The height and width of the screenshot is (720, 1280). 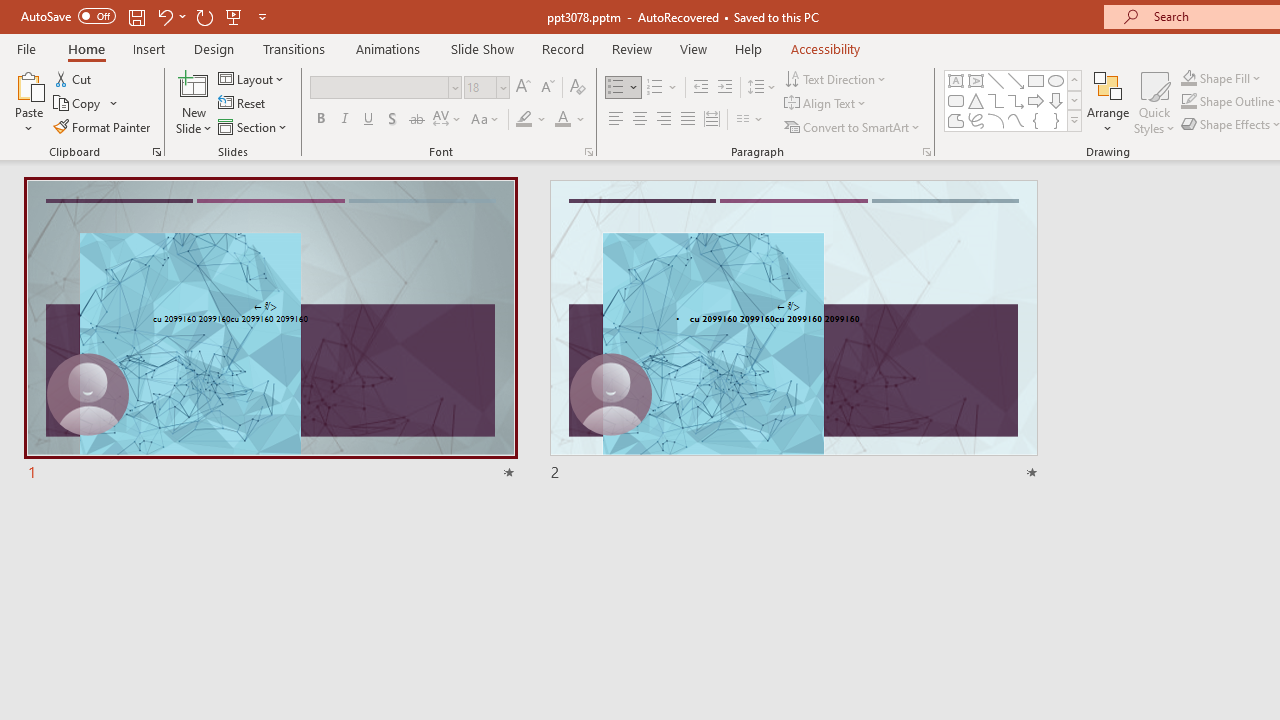 I want to click on 'Convert to SmartArt', so click(x=853, y=127).